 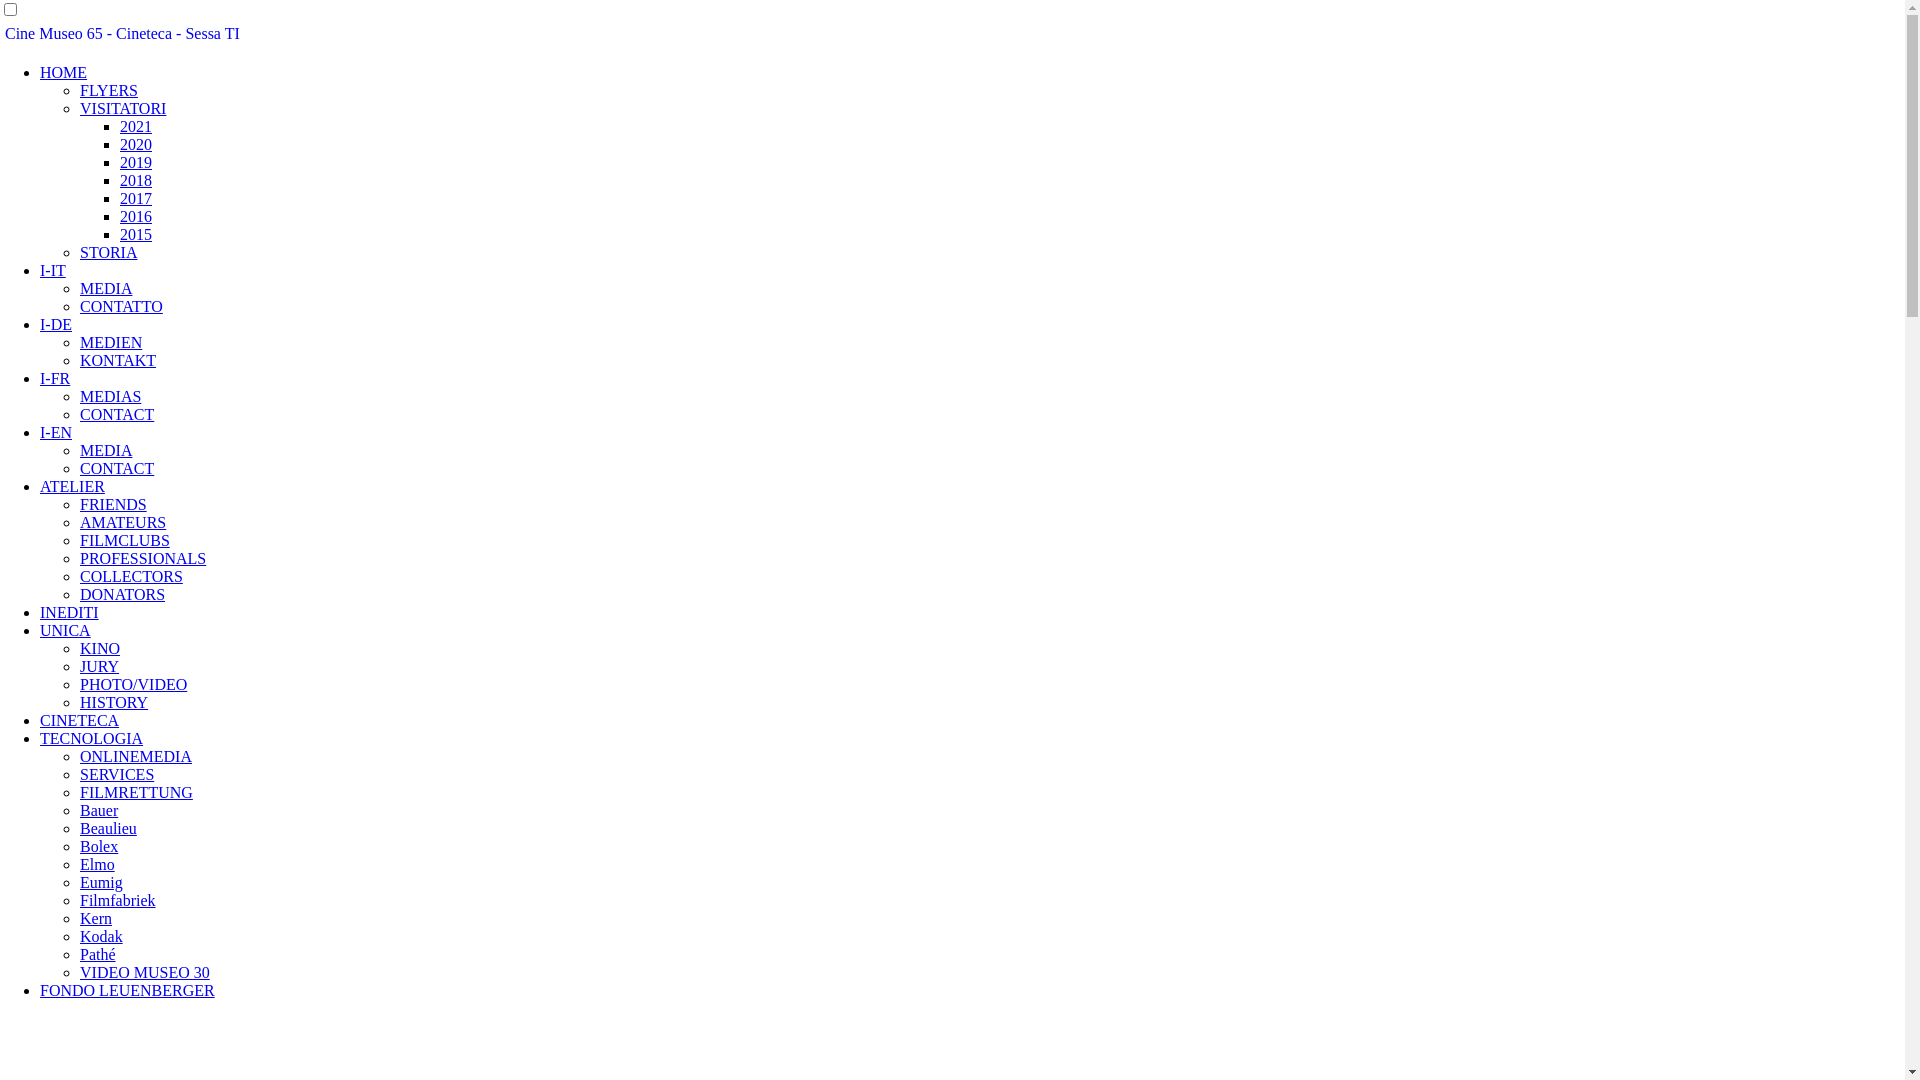 I want to click on 'PROFESSIONALS', so click(x=142, y=558).